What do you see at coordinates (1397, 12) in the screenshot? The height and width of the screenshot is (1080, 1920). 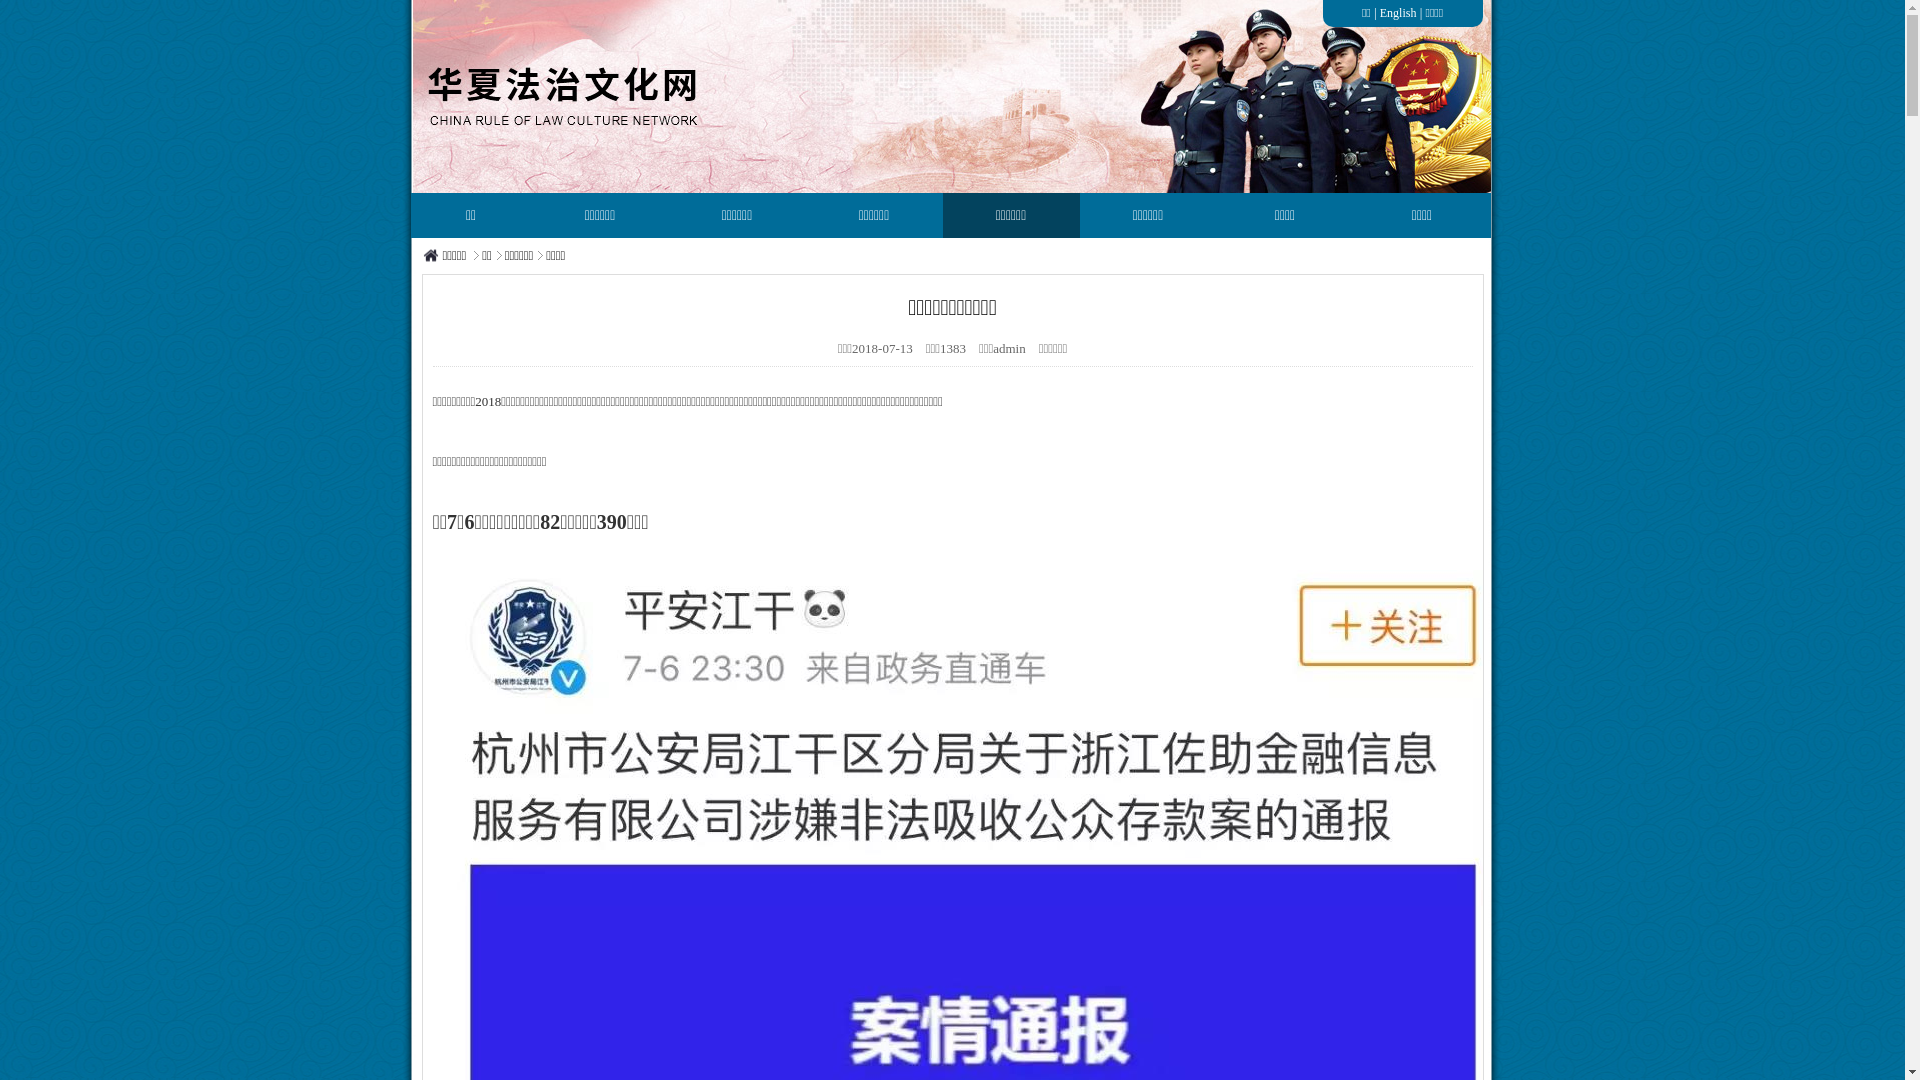 I see `'English'` at bounding box center [1397, 12].